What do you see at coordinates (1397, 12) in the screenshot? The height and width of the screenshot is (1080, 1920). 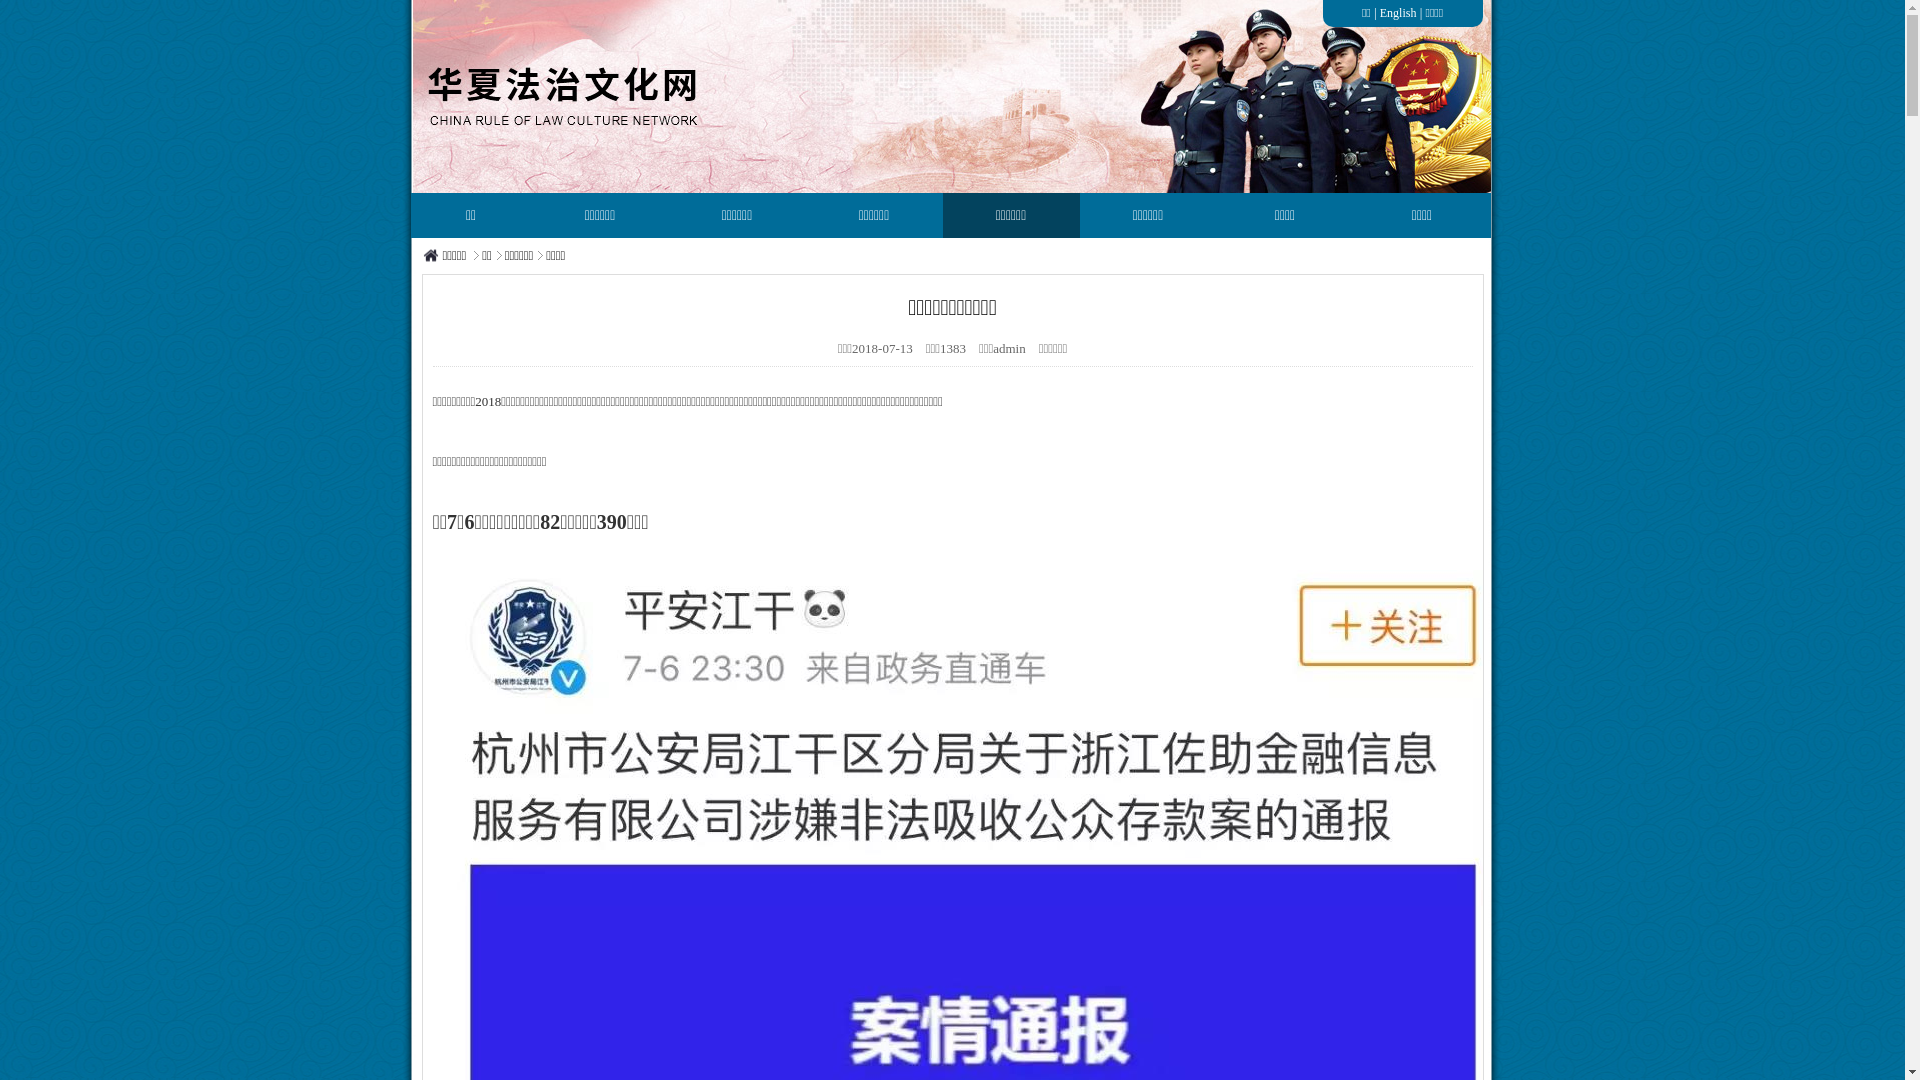 I see `'English'` at bounding box center [1397, 12].